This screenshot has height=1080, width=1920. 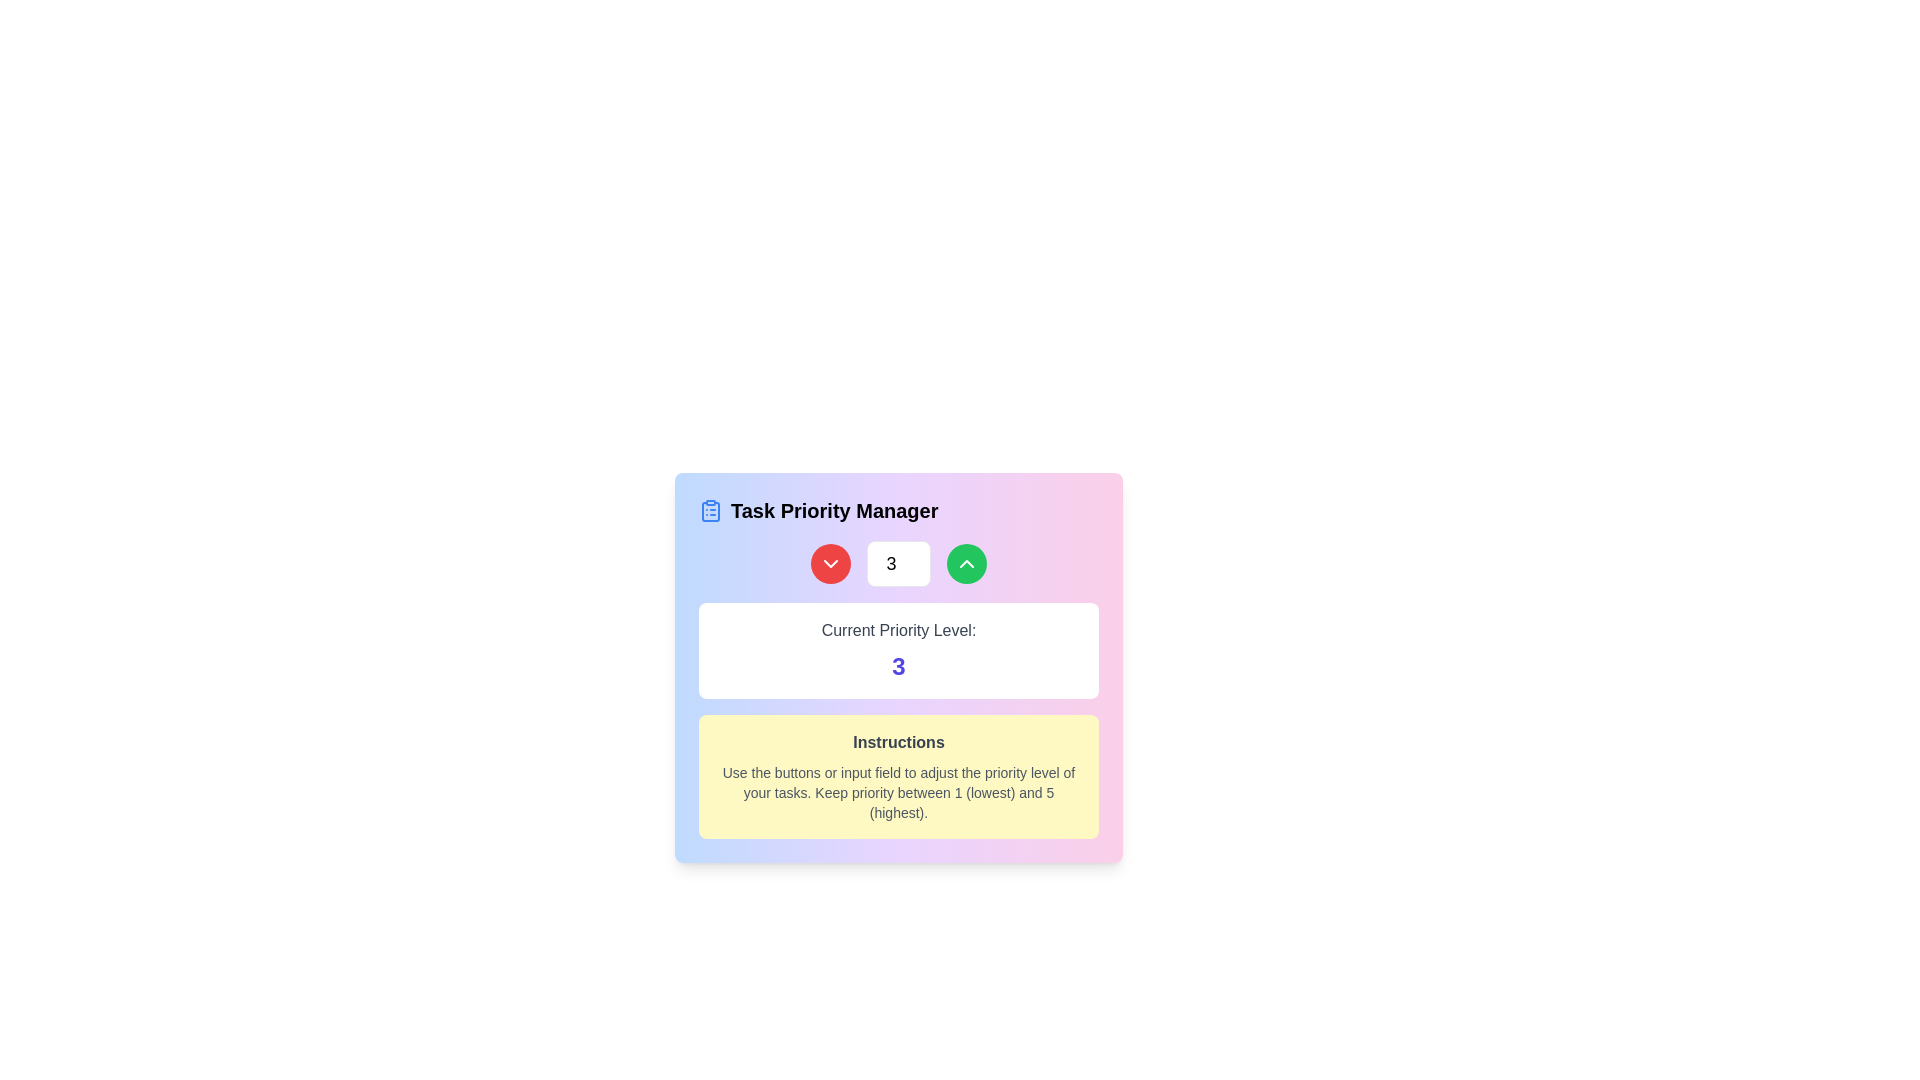 What do you see at coordinates (897, 775) in the screenshot?
I see `the Textual Information Panel with a yellow background and the header text 'Instructions'` at bounding box center [897, 775].